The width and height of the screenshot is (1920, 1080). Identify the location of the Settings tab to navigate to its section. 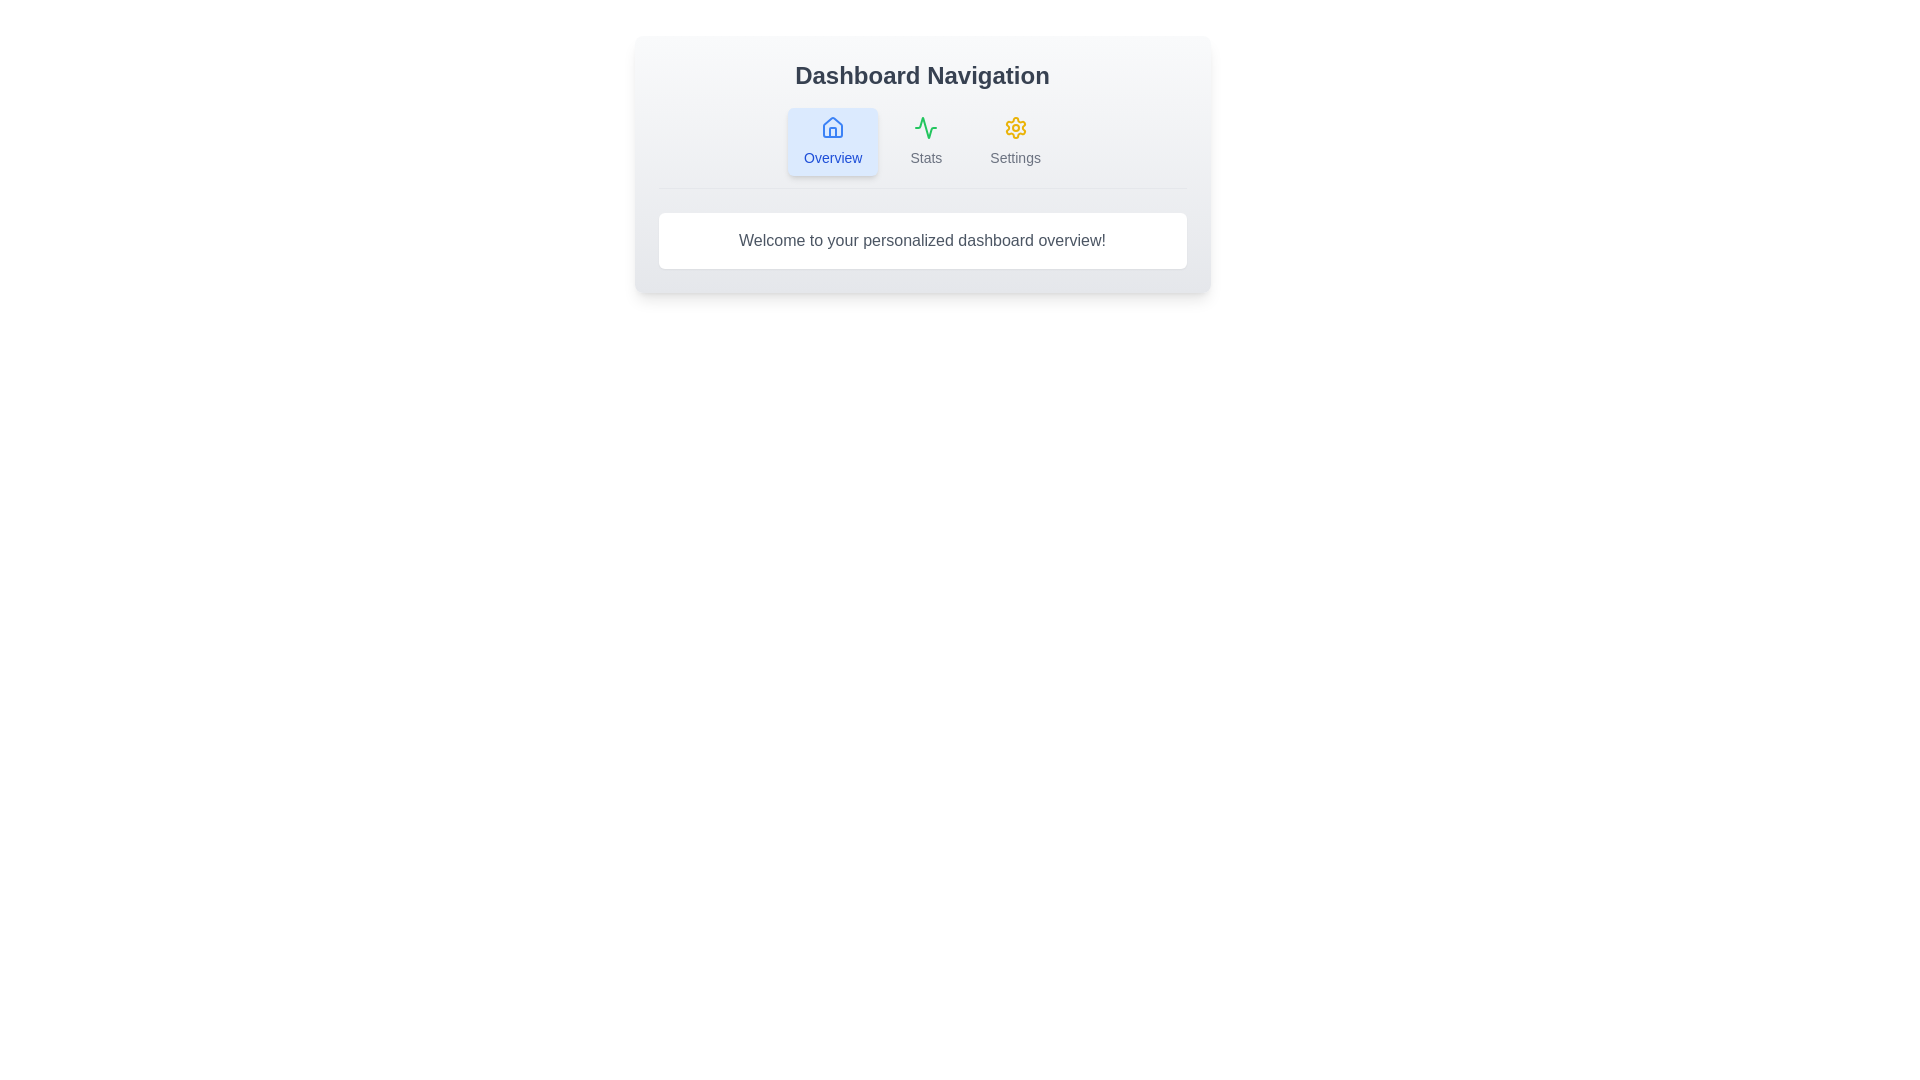
(1014, 141).